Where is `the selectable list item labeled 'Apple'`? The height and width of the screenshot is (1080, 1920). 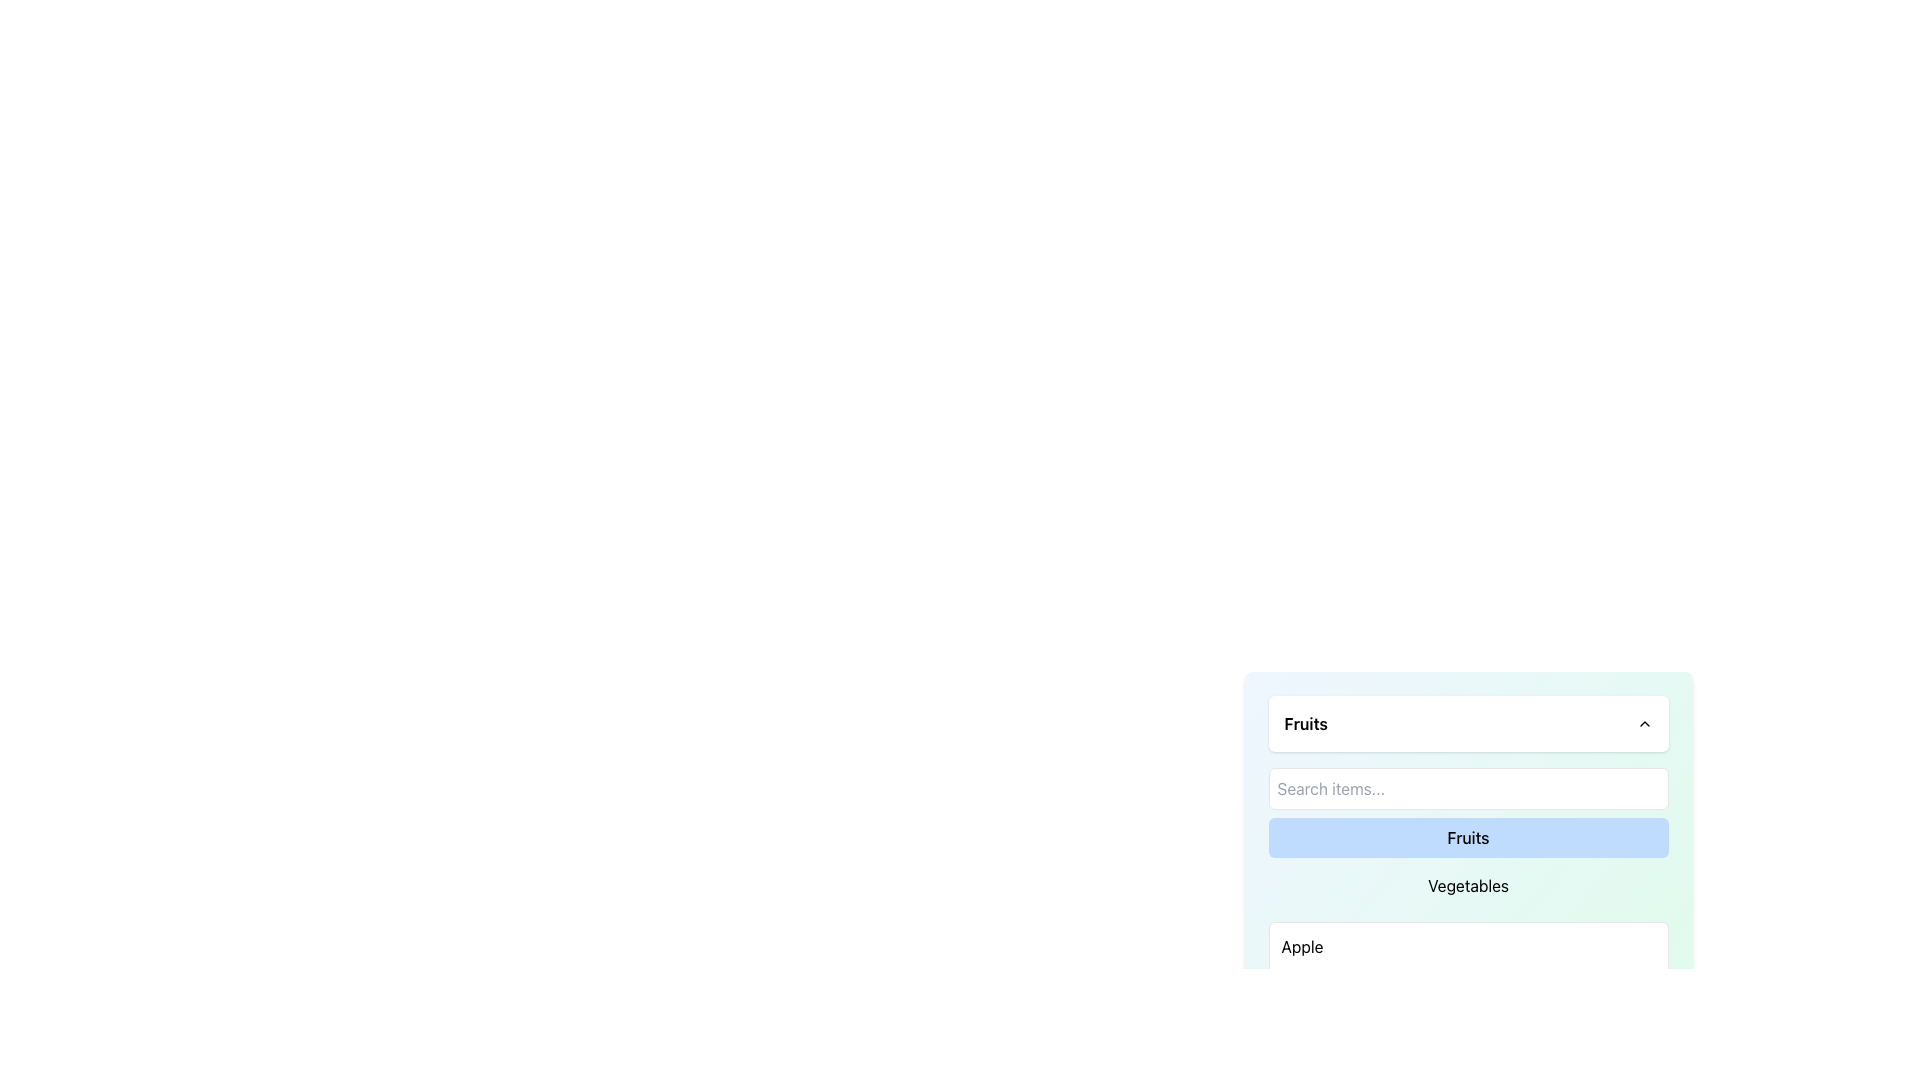 the selectable list item labeled 'Apple' is located at coordinates (1468, 946).